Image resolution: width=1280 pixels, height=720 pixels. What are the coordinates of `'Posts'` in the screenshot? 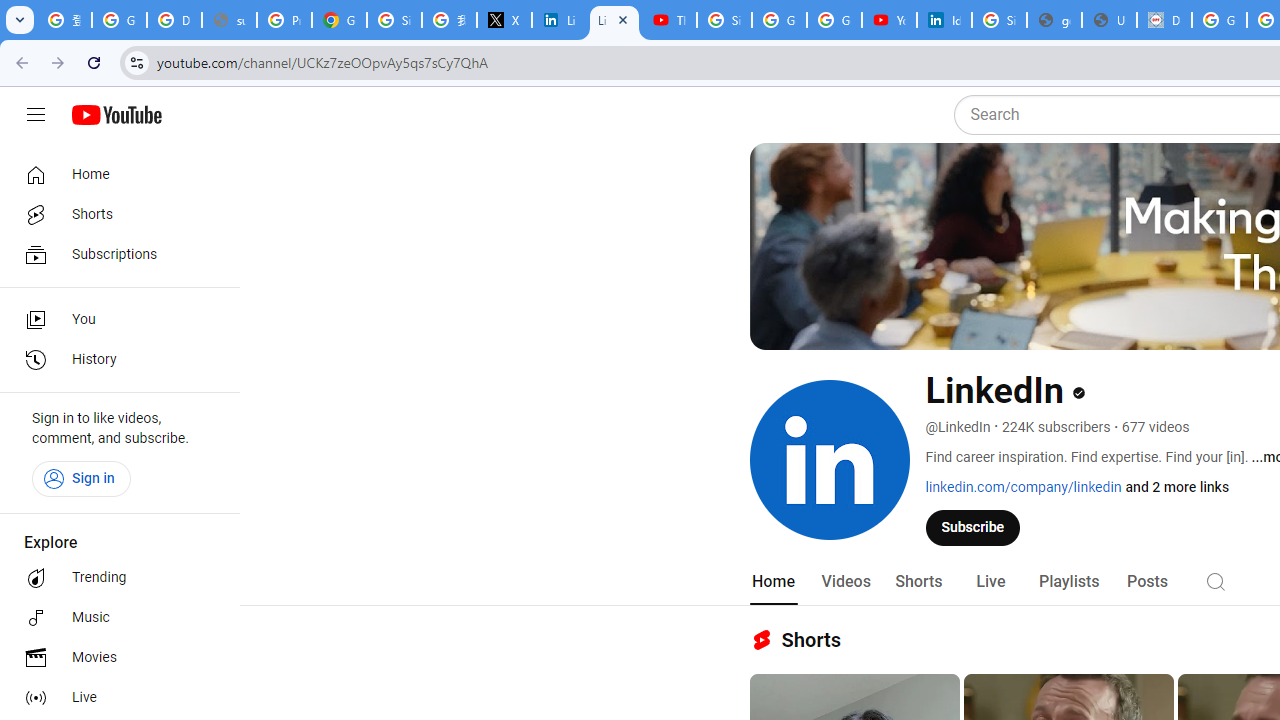 It's located at (1147, 581).